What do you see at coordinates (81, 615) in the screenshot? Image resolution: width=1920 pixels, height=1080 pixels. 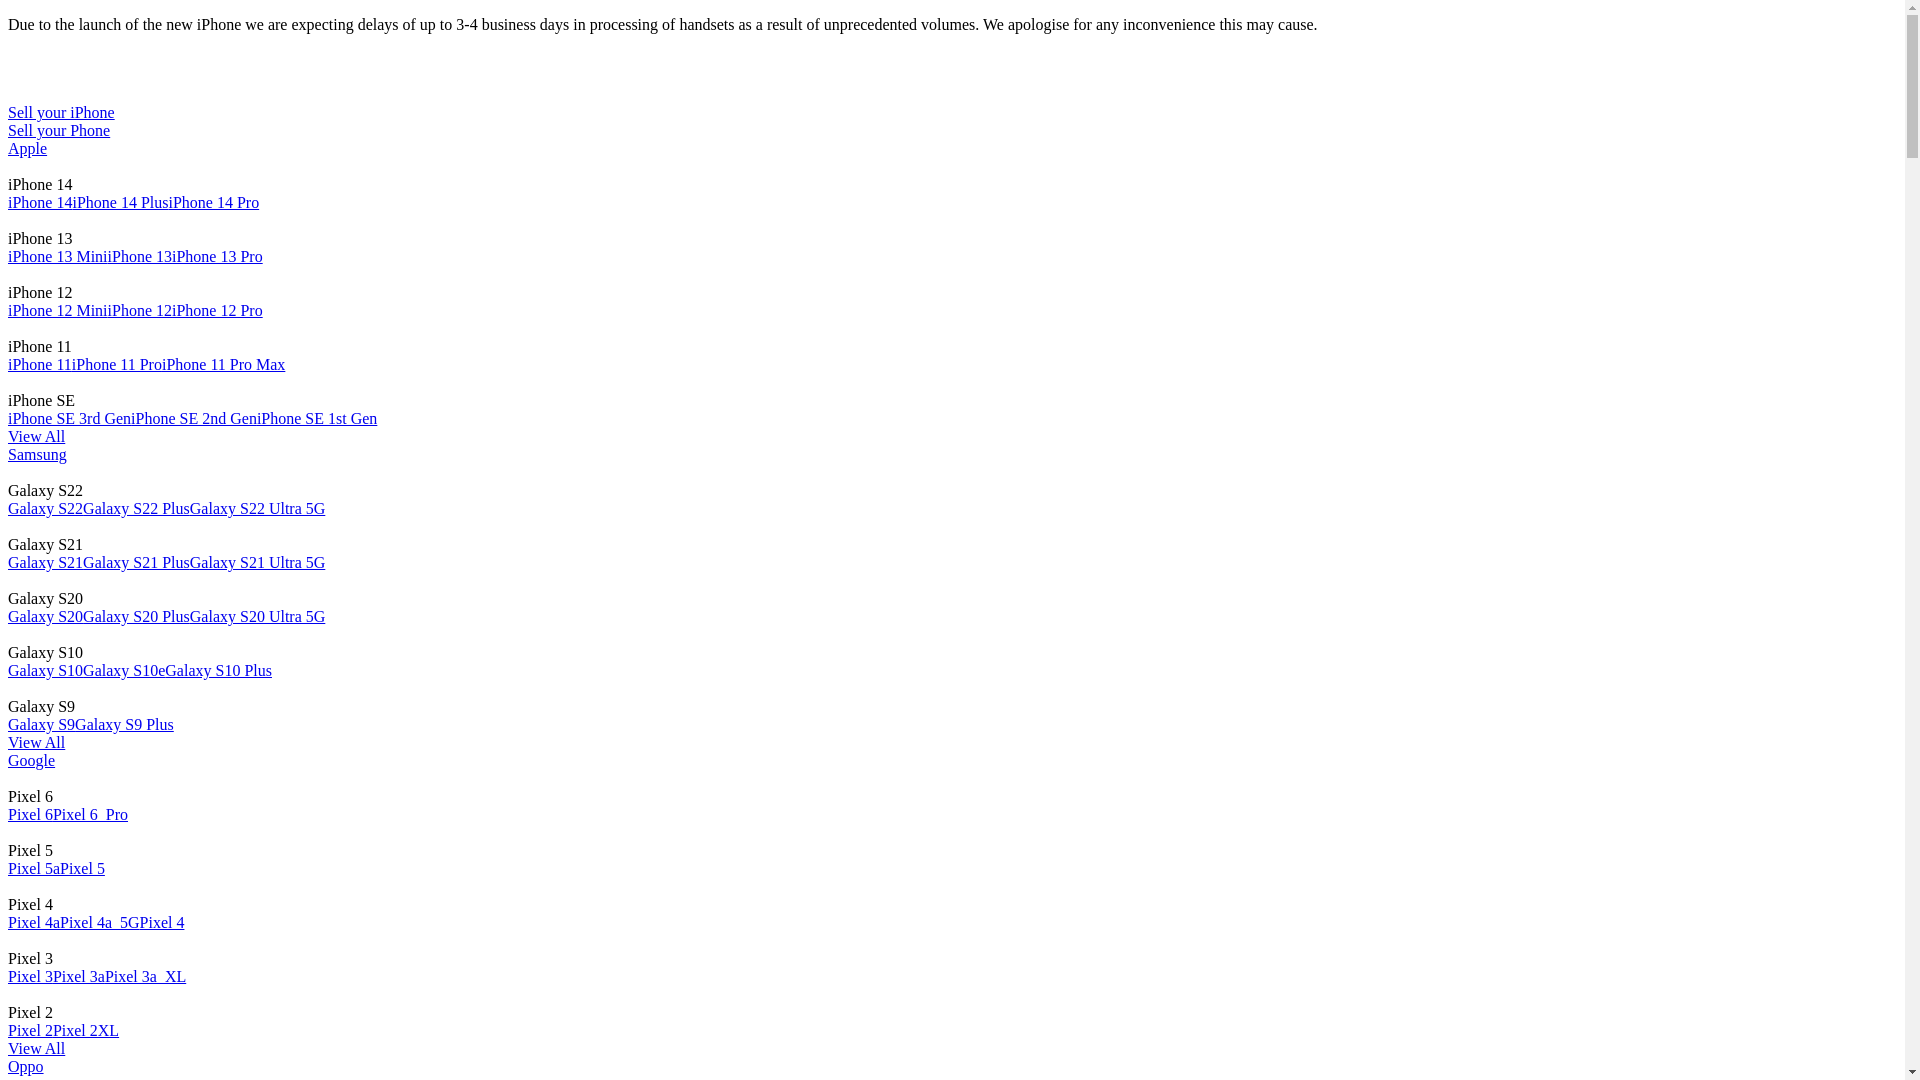 I see `'Galaxy S20 Plus'` at bounding box center [81, 615].